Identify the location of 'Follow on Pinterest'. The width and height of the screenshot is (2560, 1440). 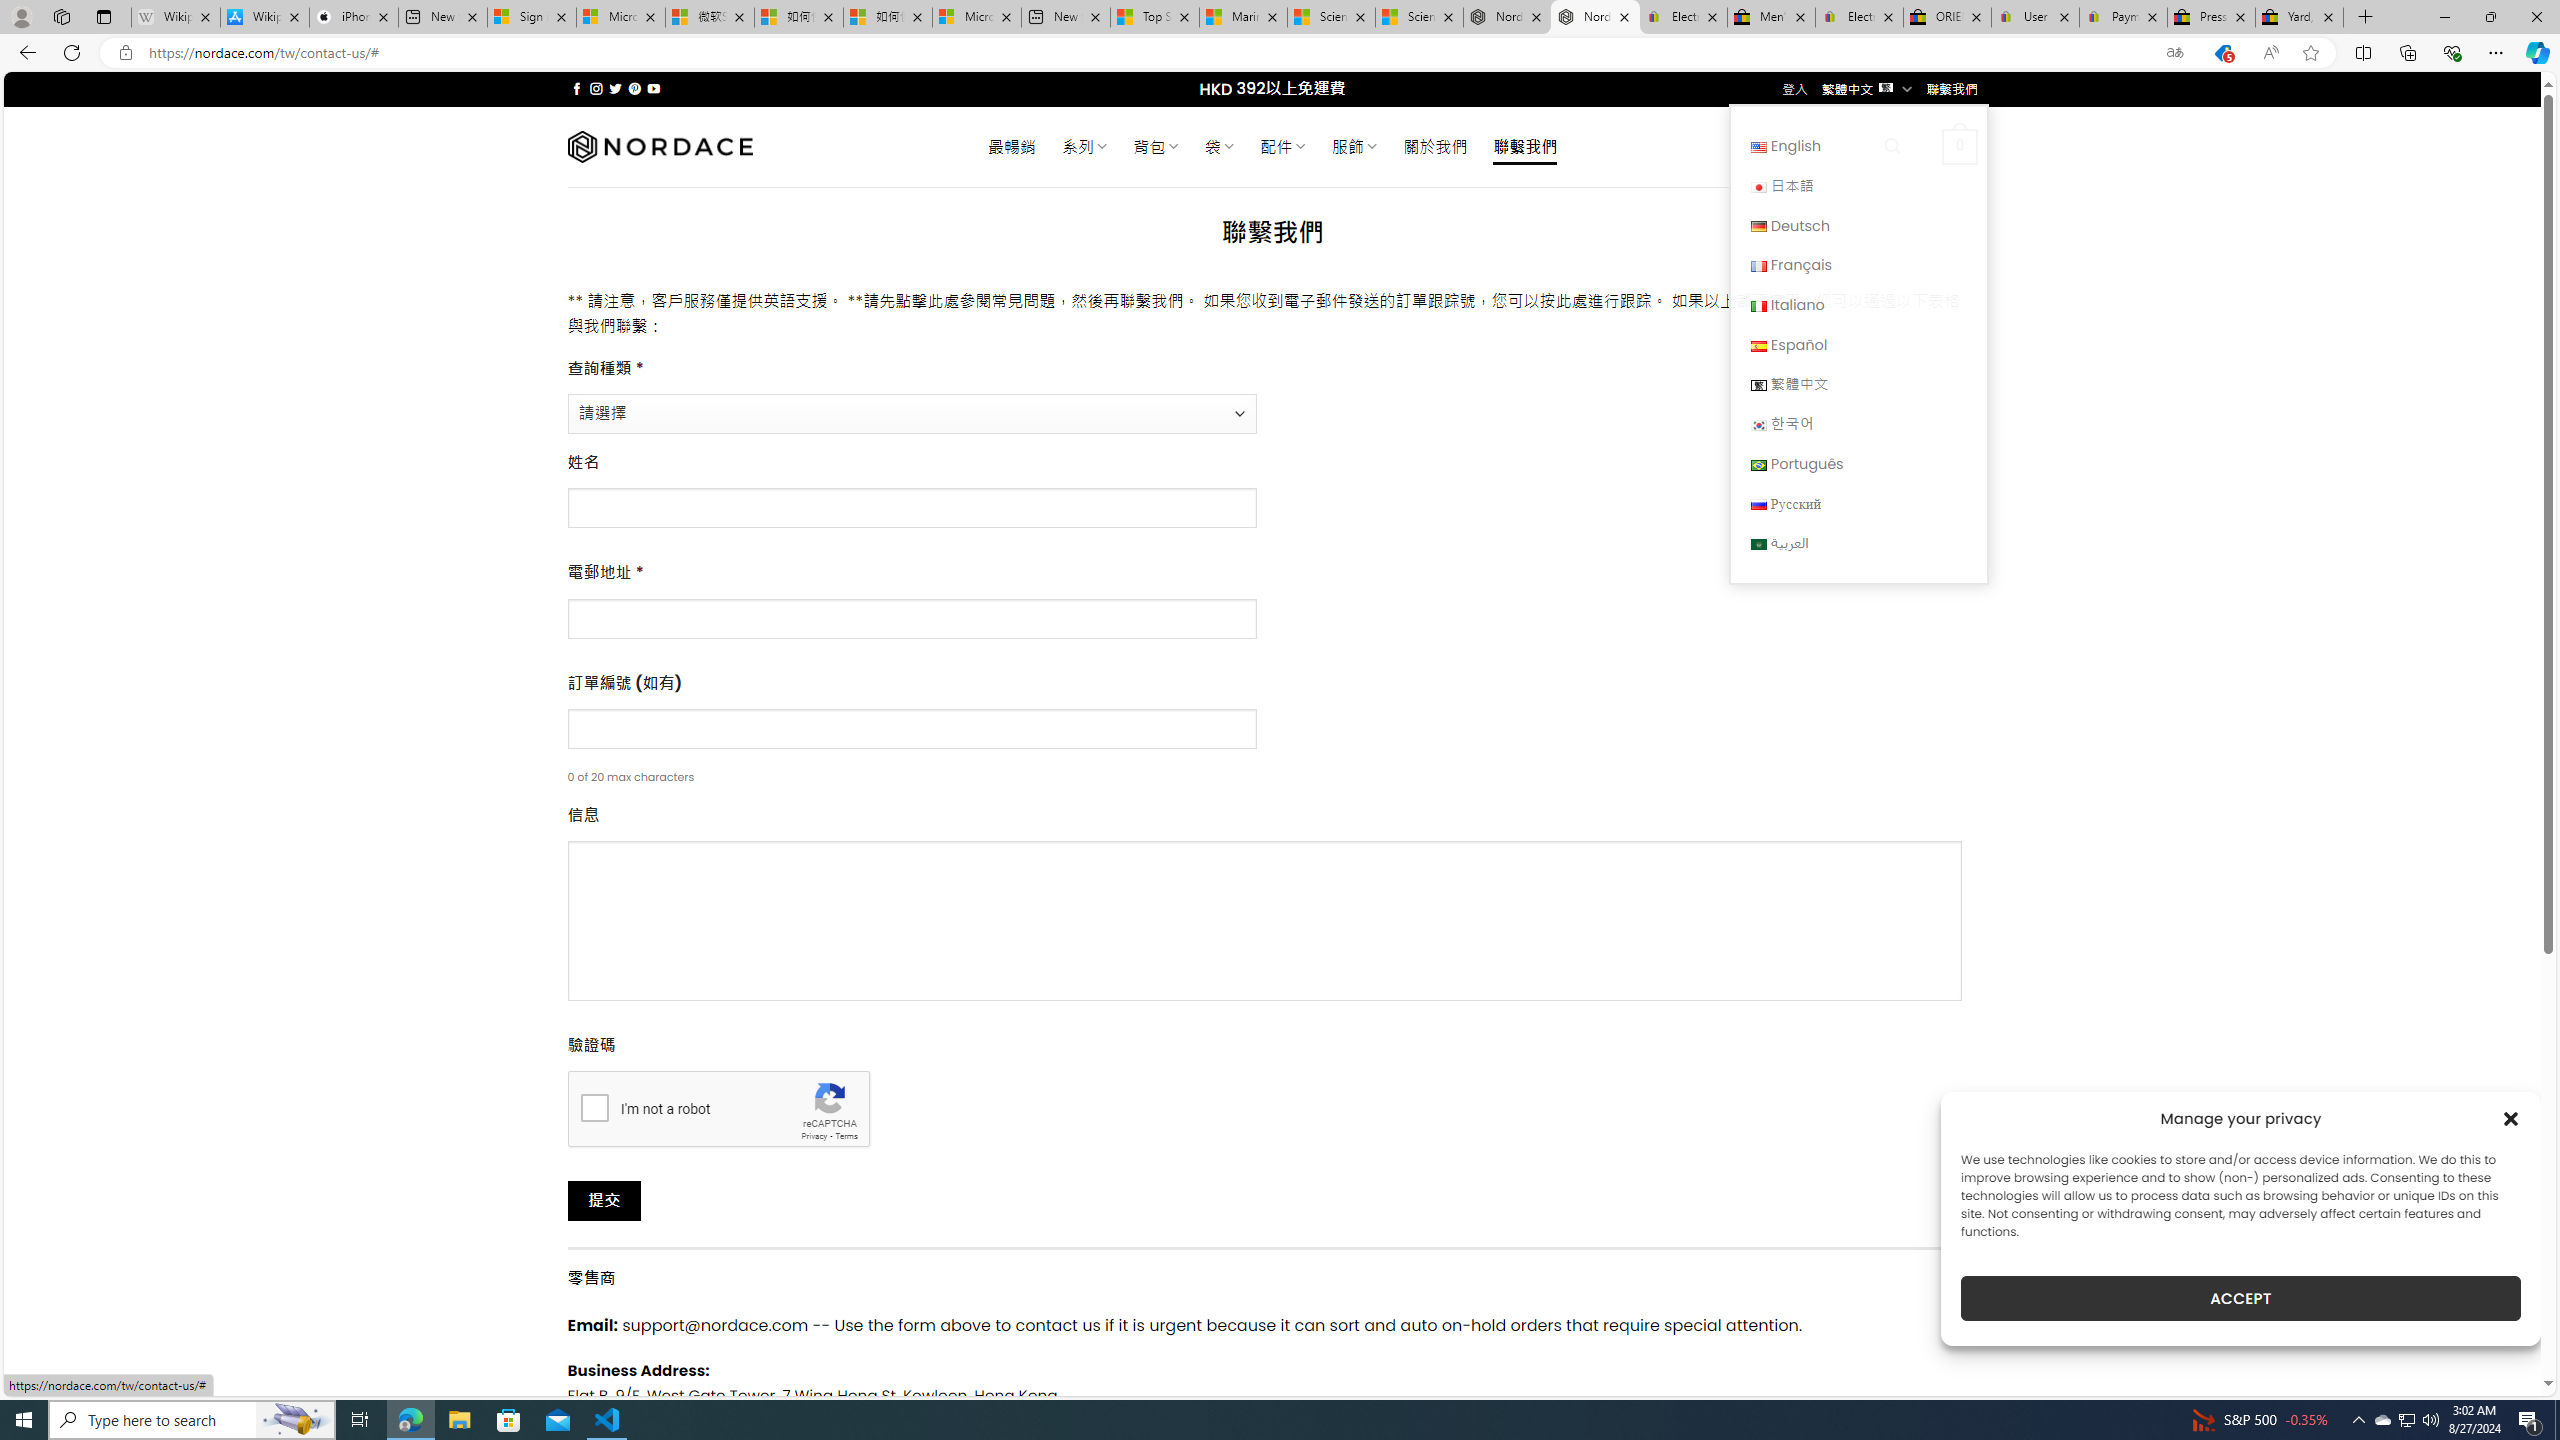
(632, 88).